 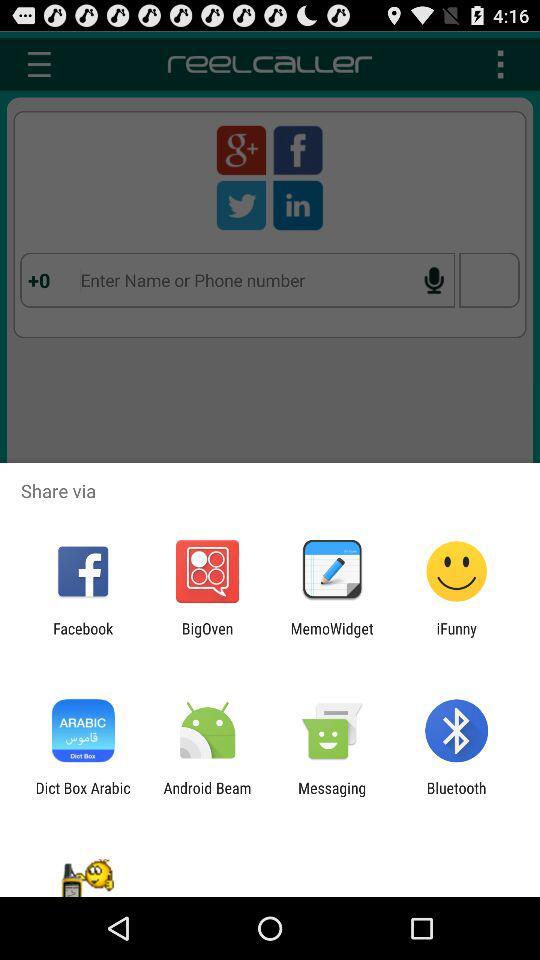 I want to click on app next to the android beam, so click(x=332, y=796).